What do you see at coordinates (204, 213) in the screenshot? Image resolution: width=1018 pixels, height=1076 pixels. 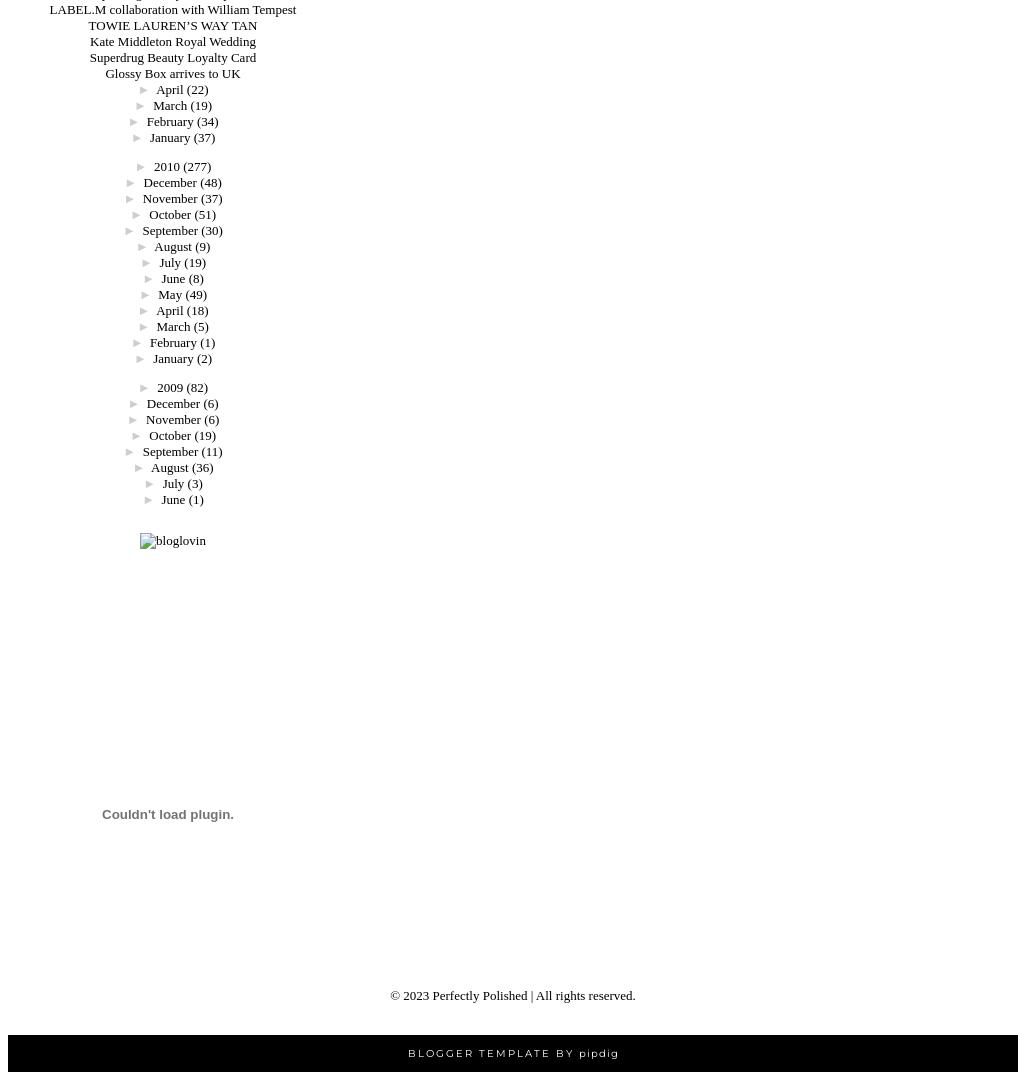 I see `'(51)'` at bounding box center [204, 213].